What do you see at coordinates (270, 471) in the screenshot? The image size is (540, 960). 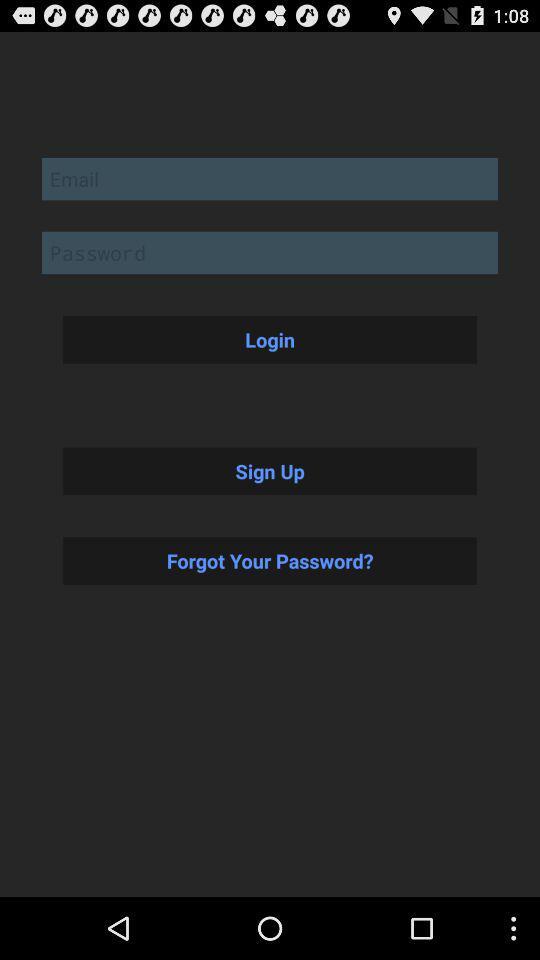 I see `item above forgot your password? button` at bounding box center [270, 471].